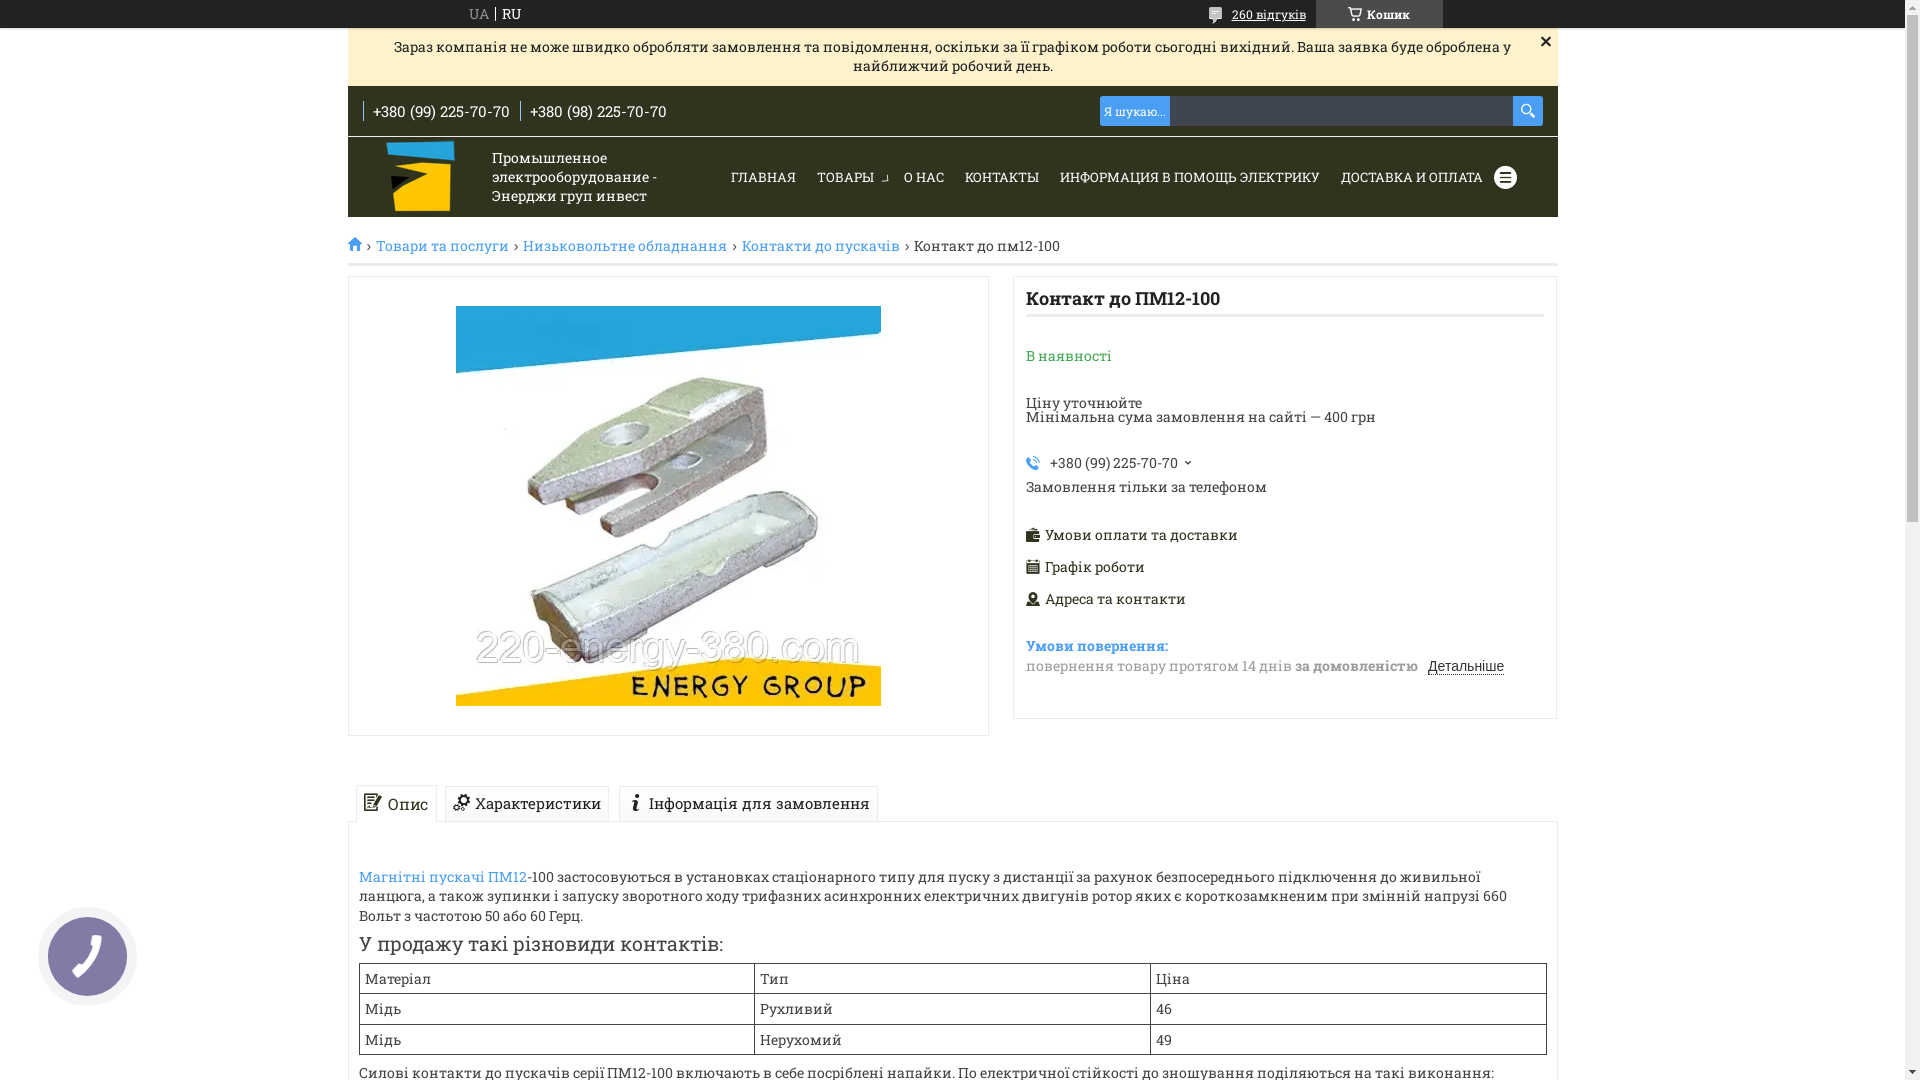  I want to click on 'RU', so click(509, 14).